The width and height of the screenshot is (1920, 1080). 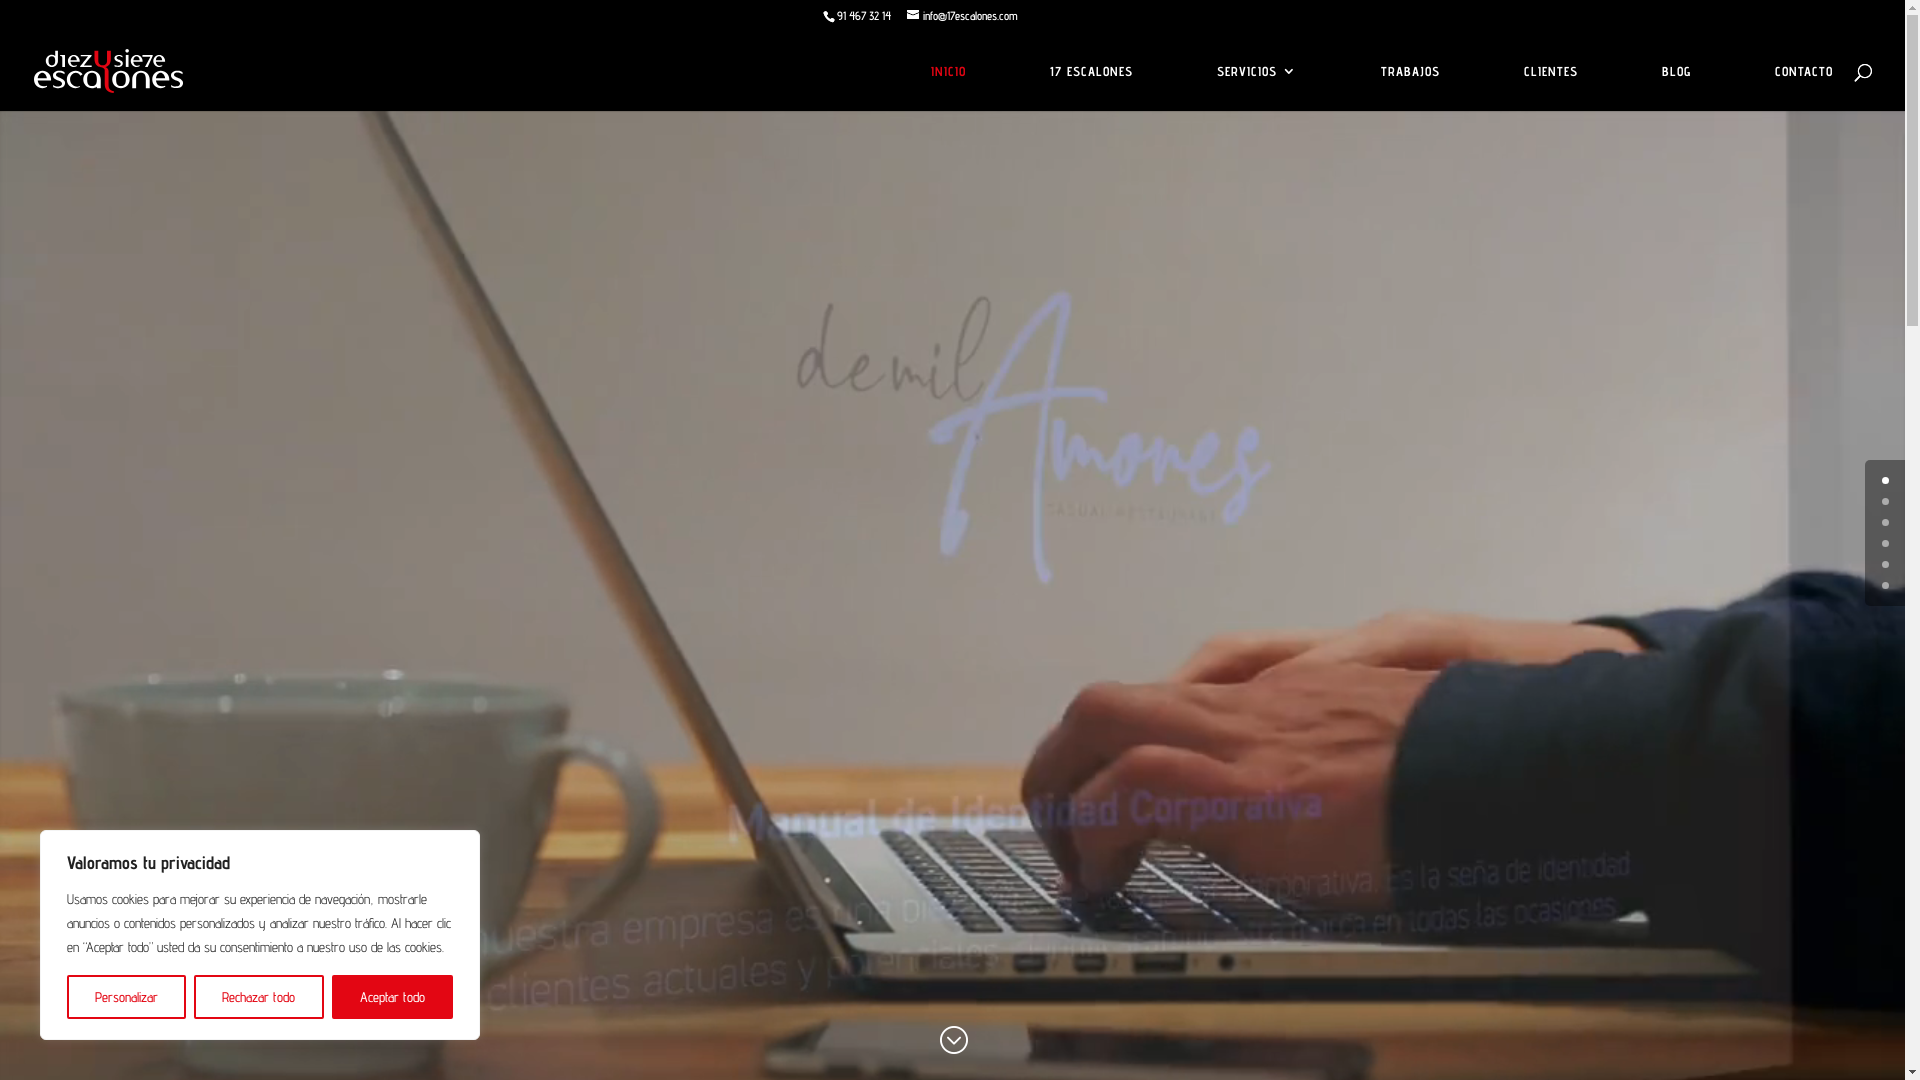 What do you see at coordinates (257, 996) in the screenshot?
I see `'Rechazar todo'` at bounding box center [257, 996].